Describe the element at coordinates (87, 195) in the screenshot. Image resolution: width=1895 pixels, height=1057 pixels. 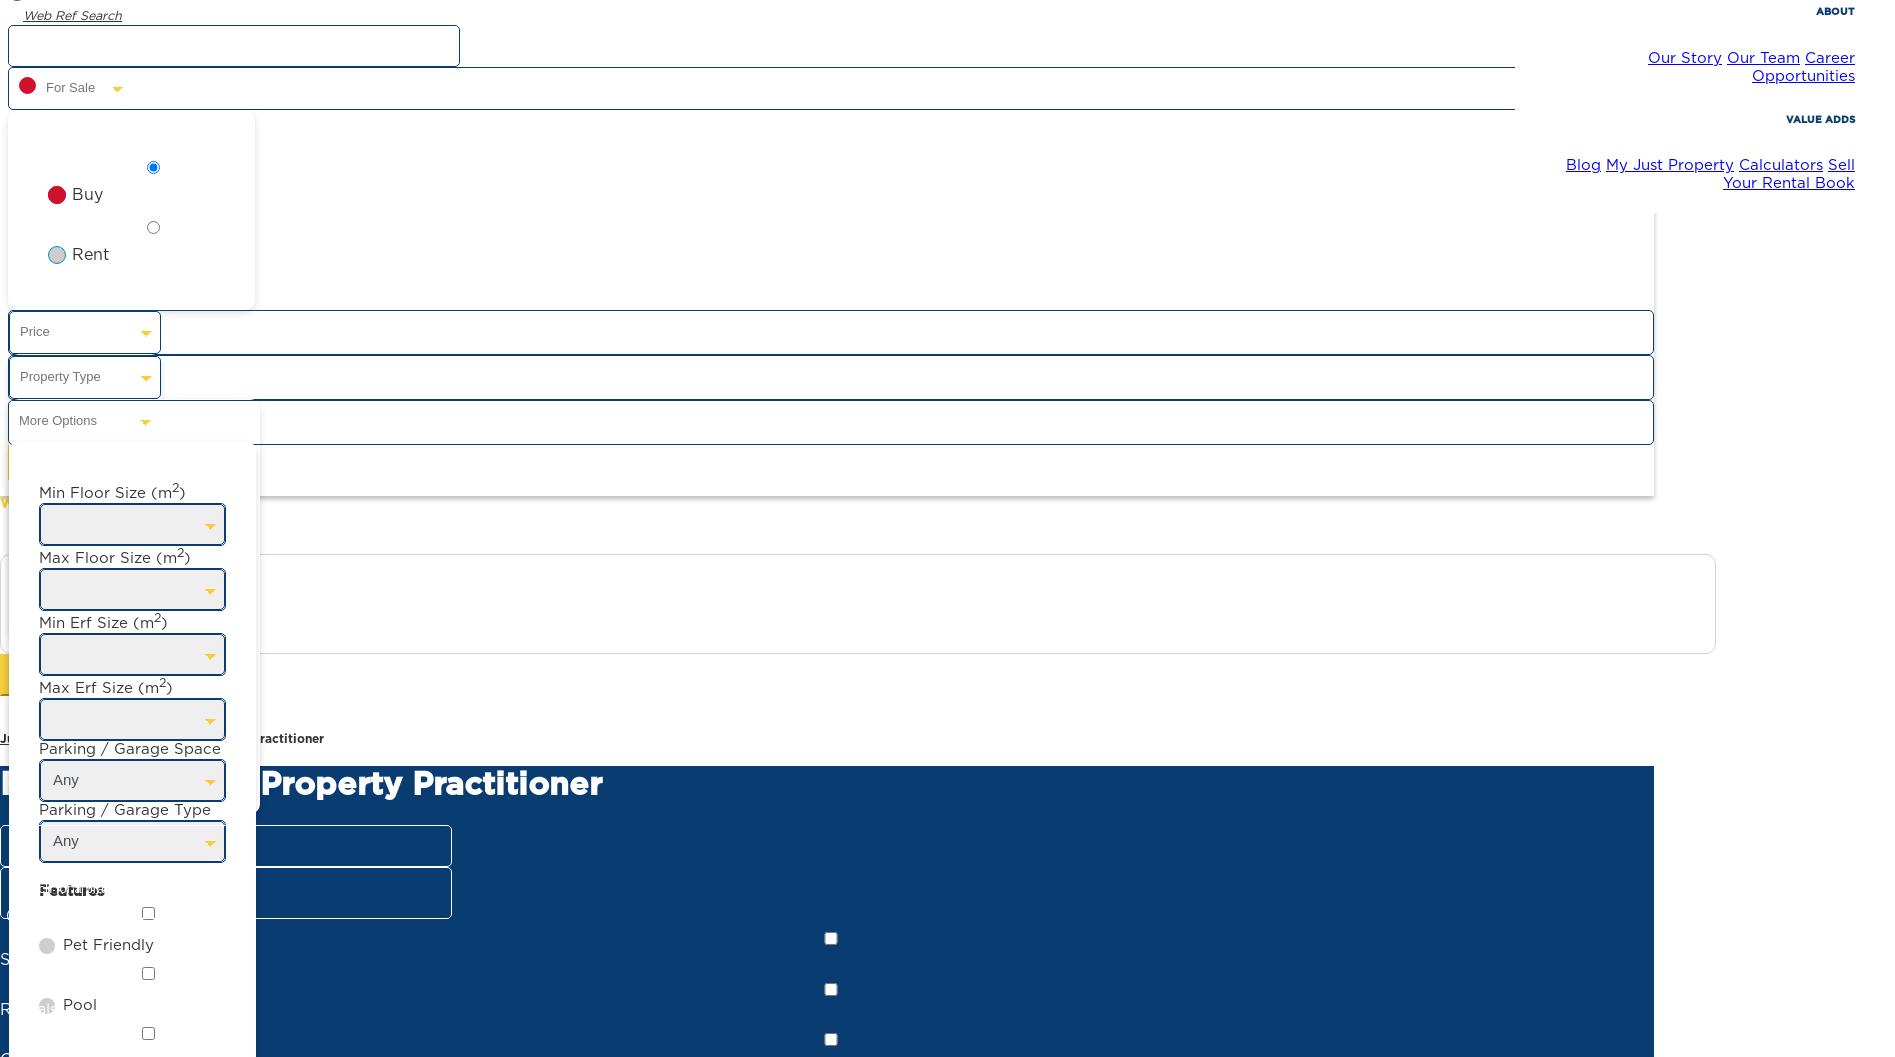
I see `'Buy'` at that location.